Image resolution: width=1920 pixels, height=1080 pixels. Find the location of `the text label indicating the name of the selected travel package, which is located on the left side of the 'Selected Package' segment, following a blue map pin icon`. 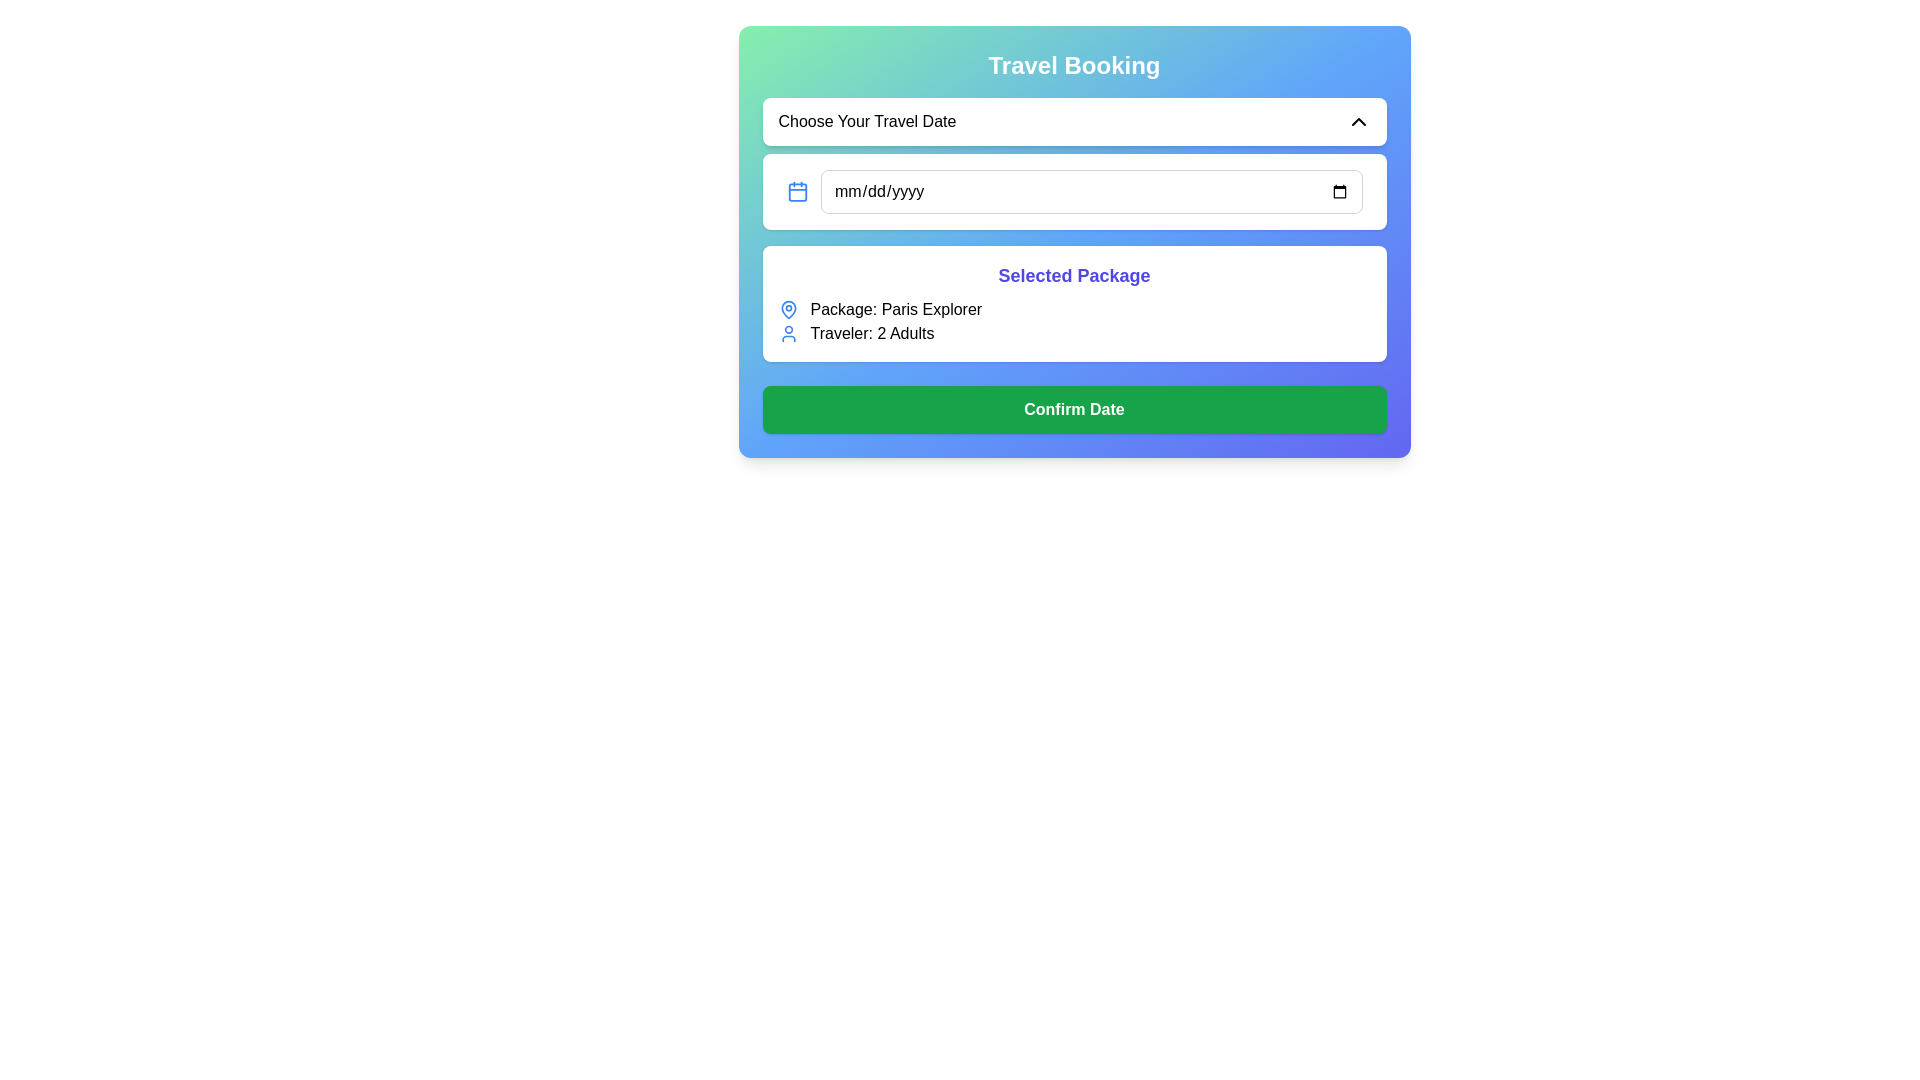

the text label indicating the name of the selected travel package, which is located on the left side of the 'Selected Package' segment, following a blue map pin icon is located at coordinates (895, 309).